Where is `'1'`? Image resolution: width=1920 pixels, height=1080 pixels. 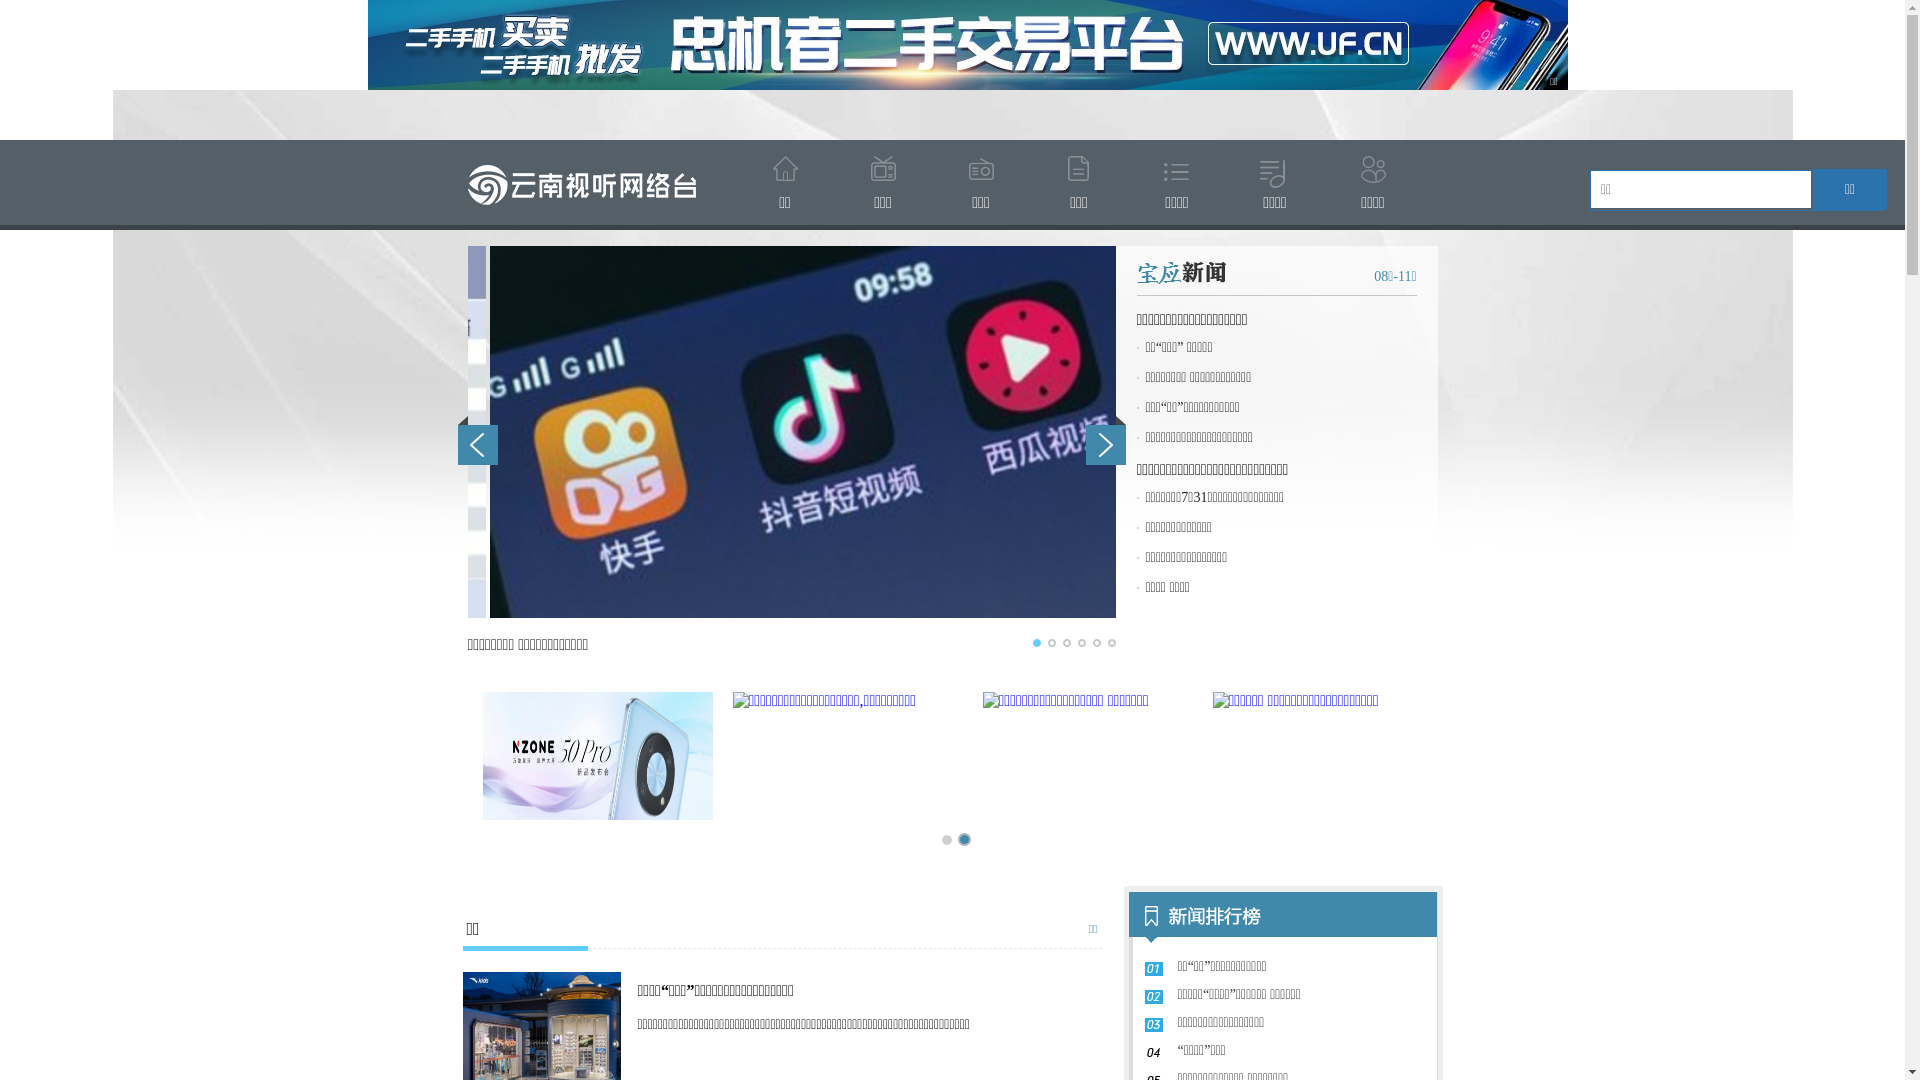
'1' is located at coordinates (1036, 643).